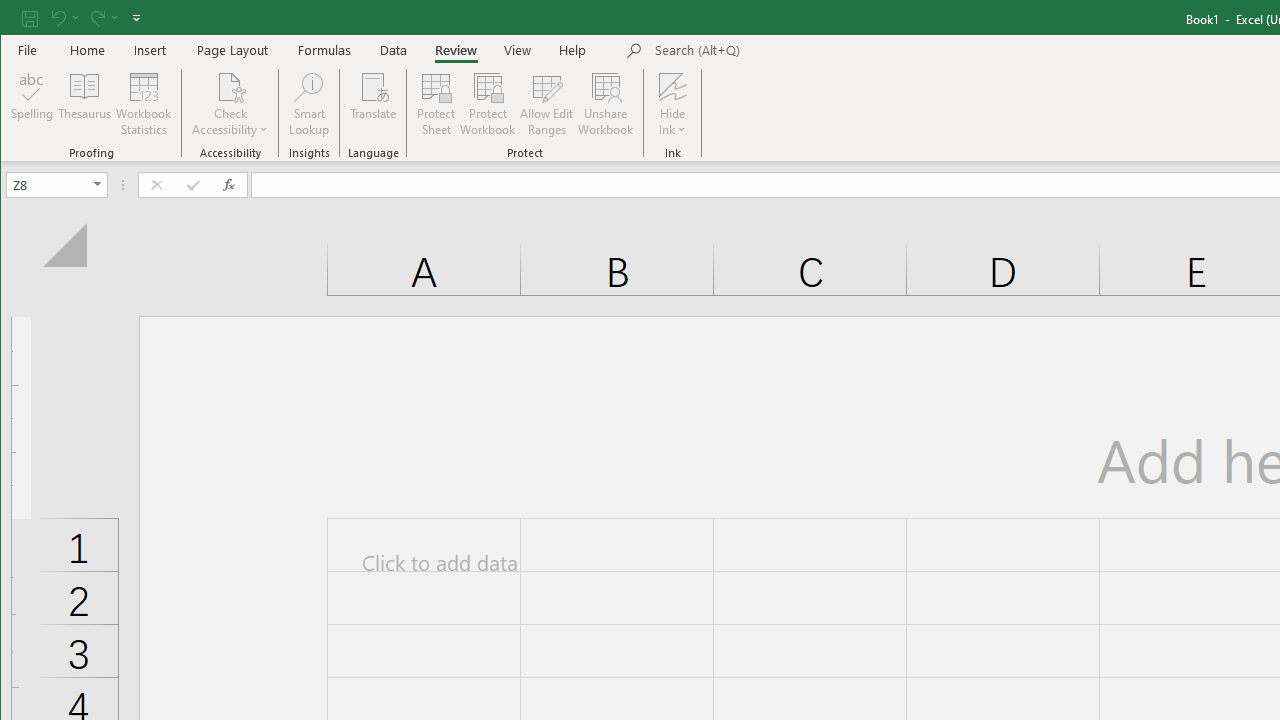  I want to click on 'Check Accessibility', so click(230, 104).